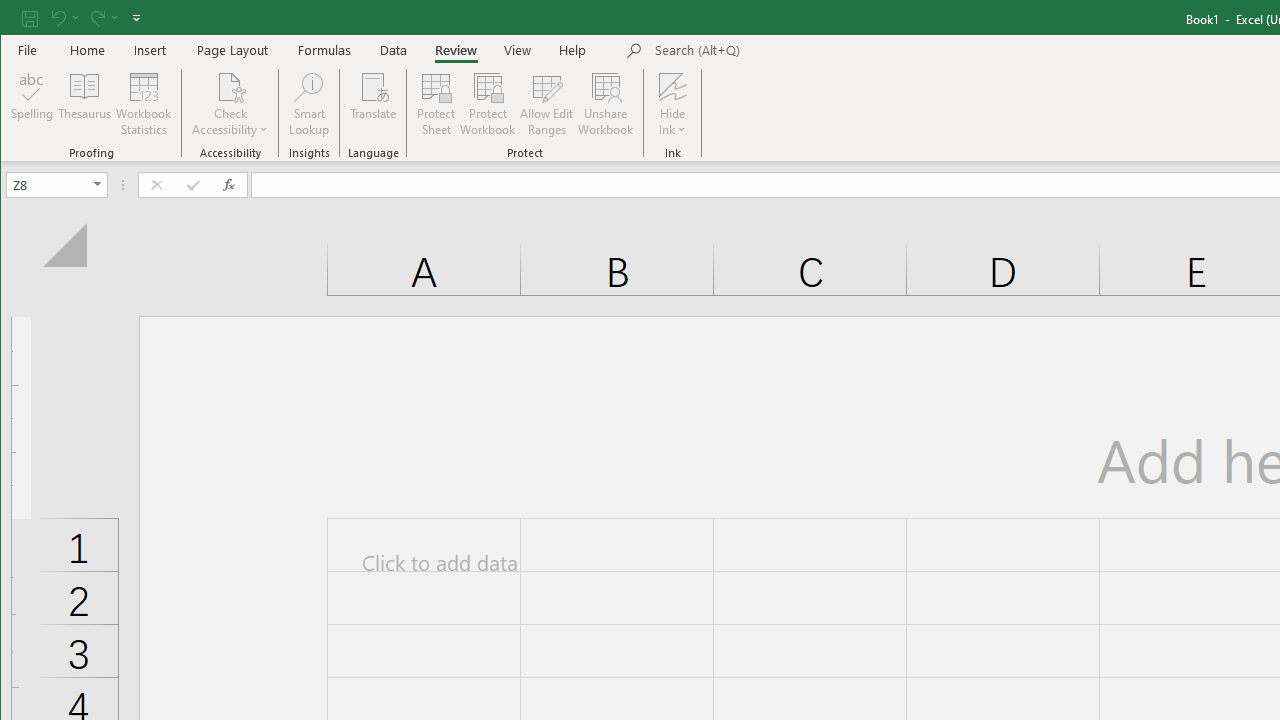  I want to click on 'Check Accessibility', so click(230, 104).